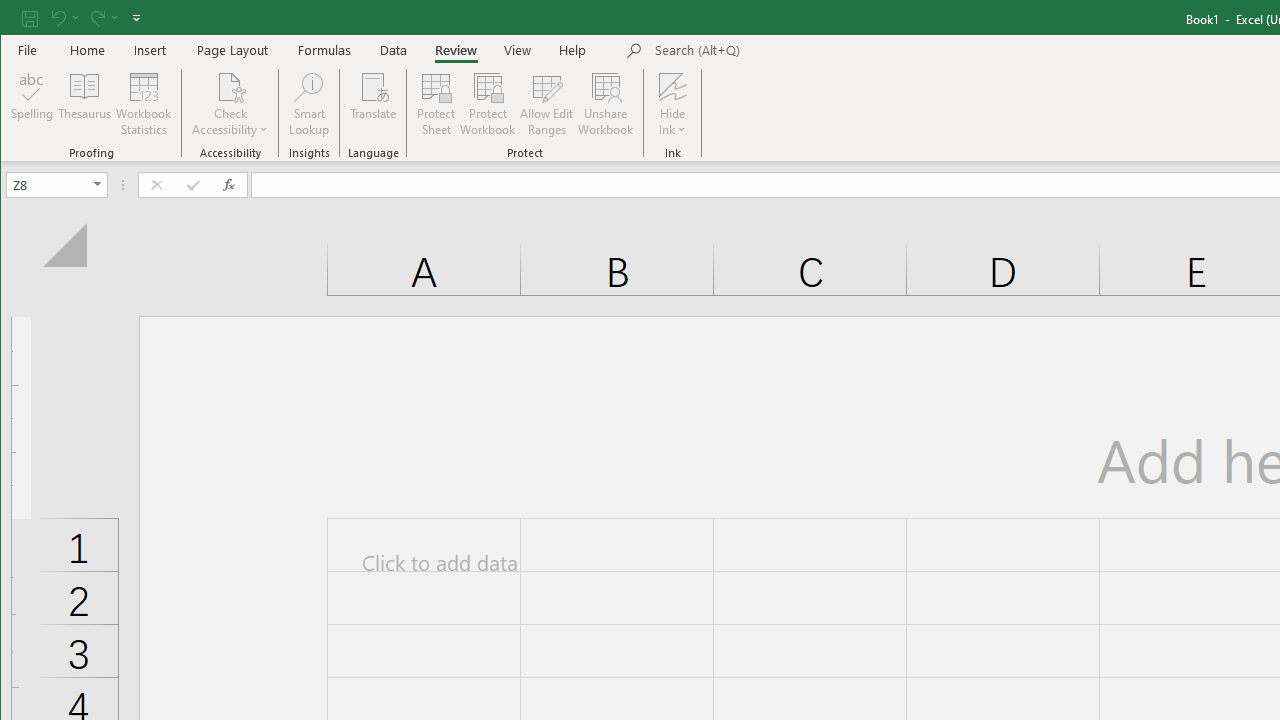  I want to click on 'Check Accessibility', so click(230, 104).